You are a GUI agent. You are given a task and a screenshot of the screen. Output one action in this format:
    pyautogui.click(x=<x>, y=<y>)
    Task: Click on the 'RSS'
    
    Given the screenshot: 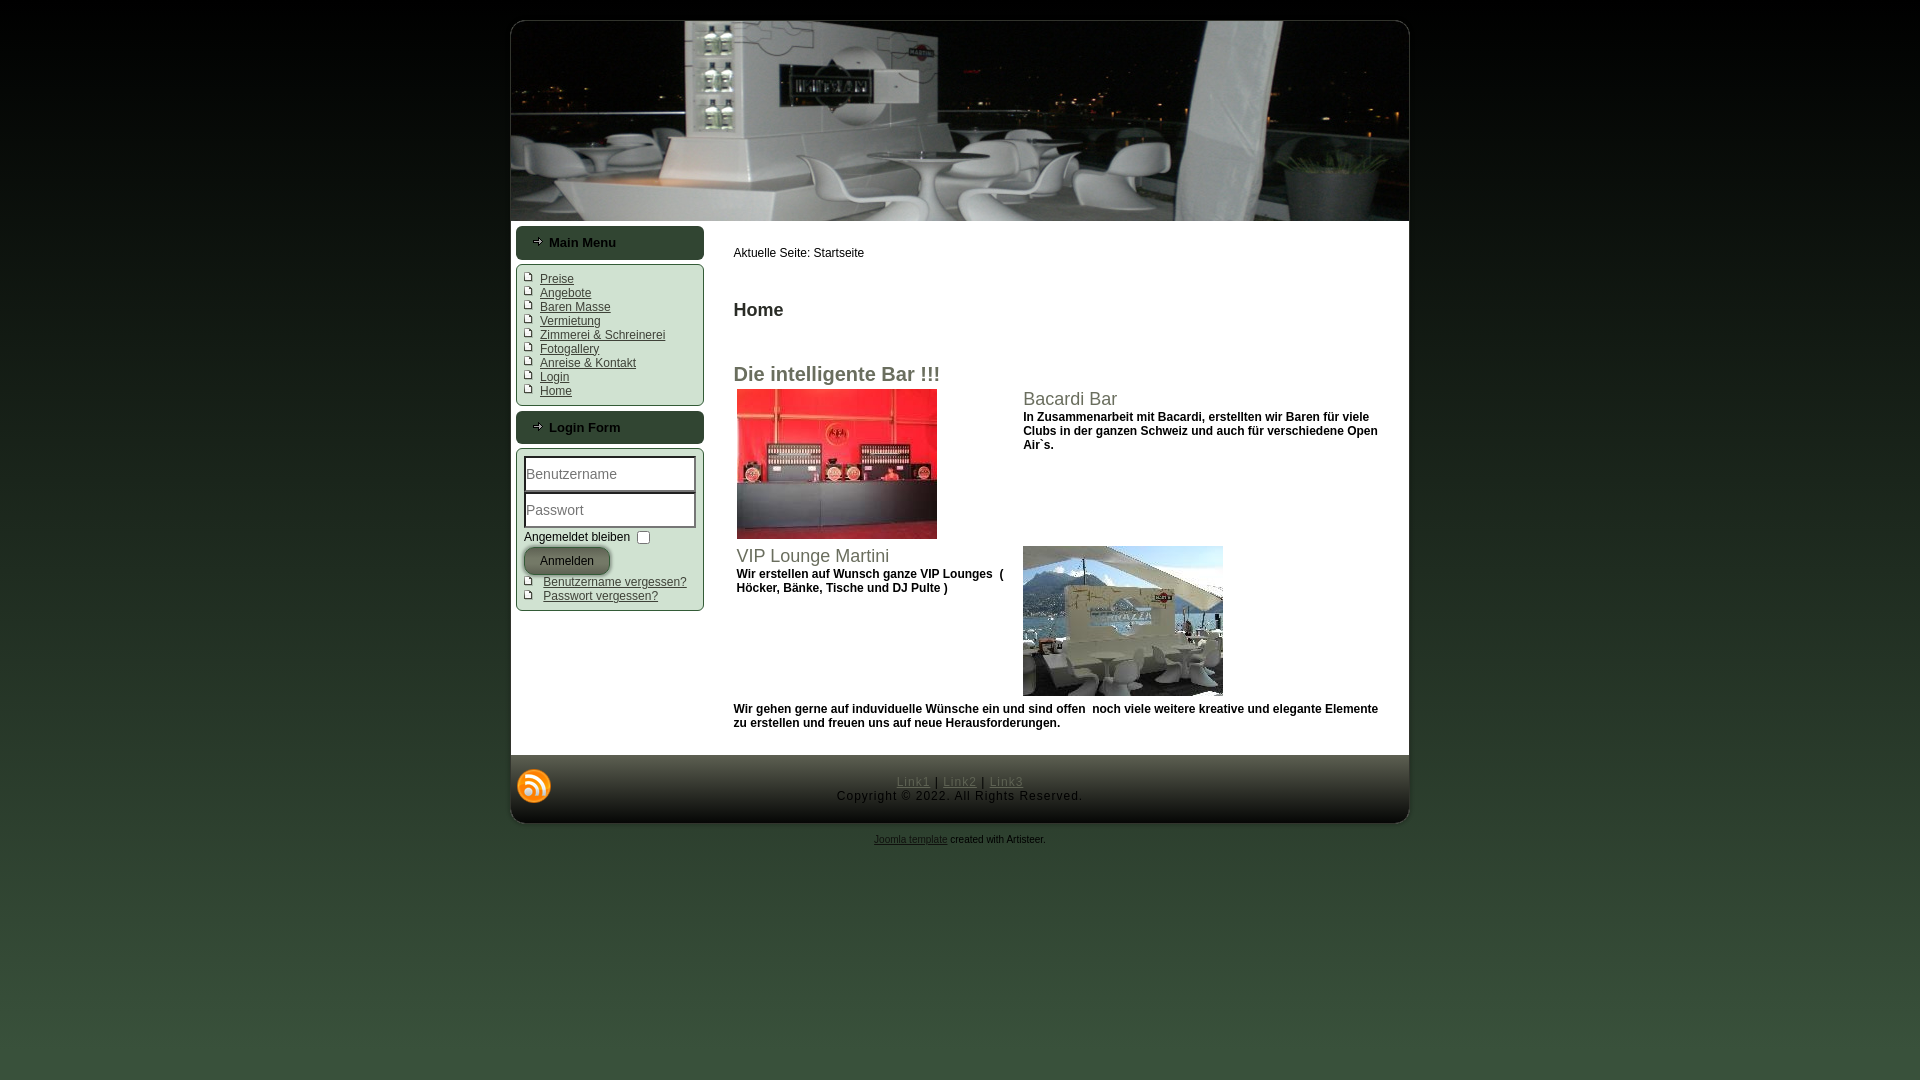 What is the action you would take?
    pyautogui.click(x=533, y=785)
    